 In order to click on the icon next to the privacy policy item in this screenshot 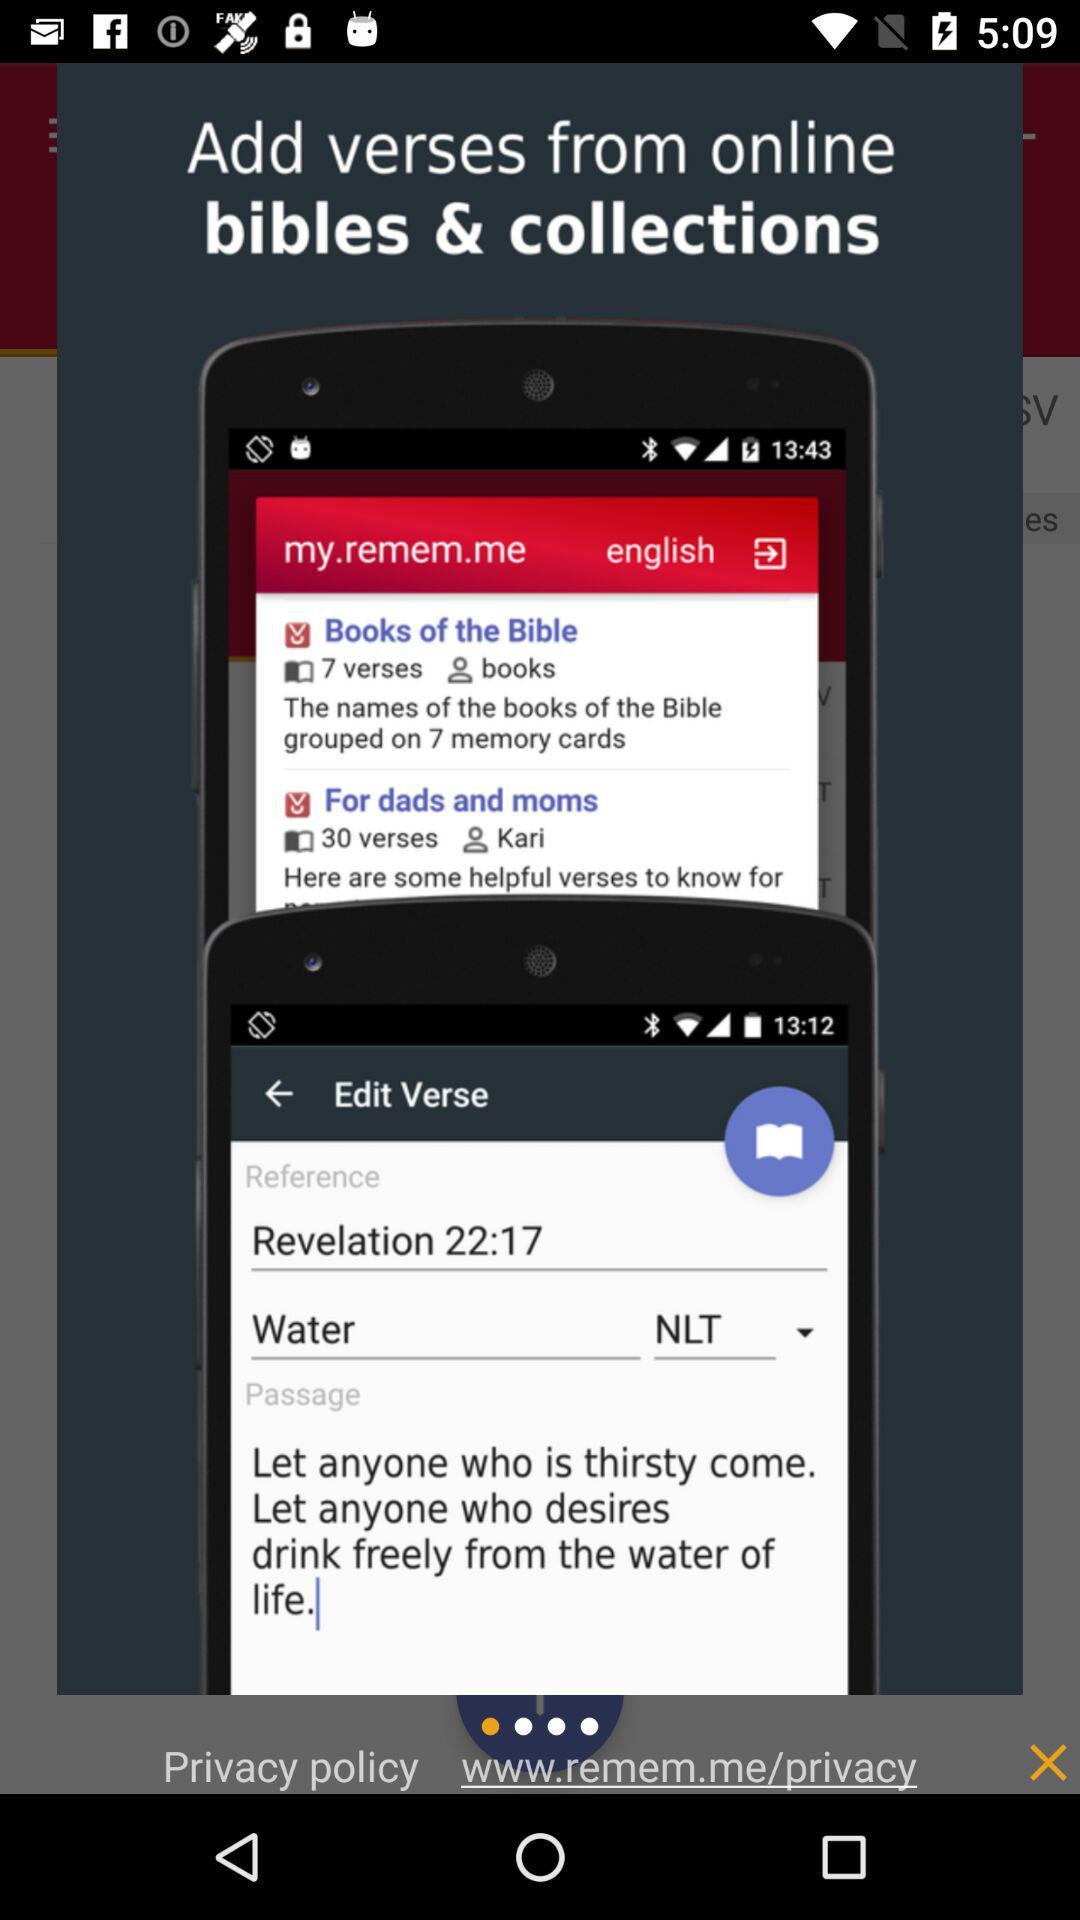, I will do `click(688, 1765)`.